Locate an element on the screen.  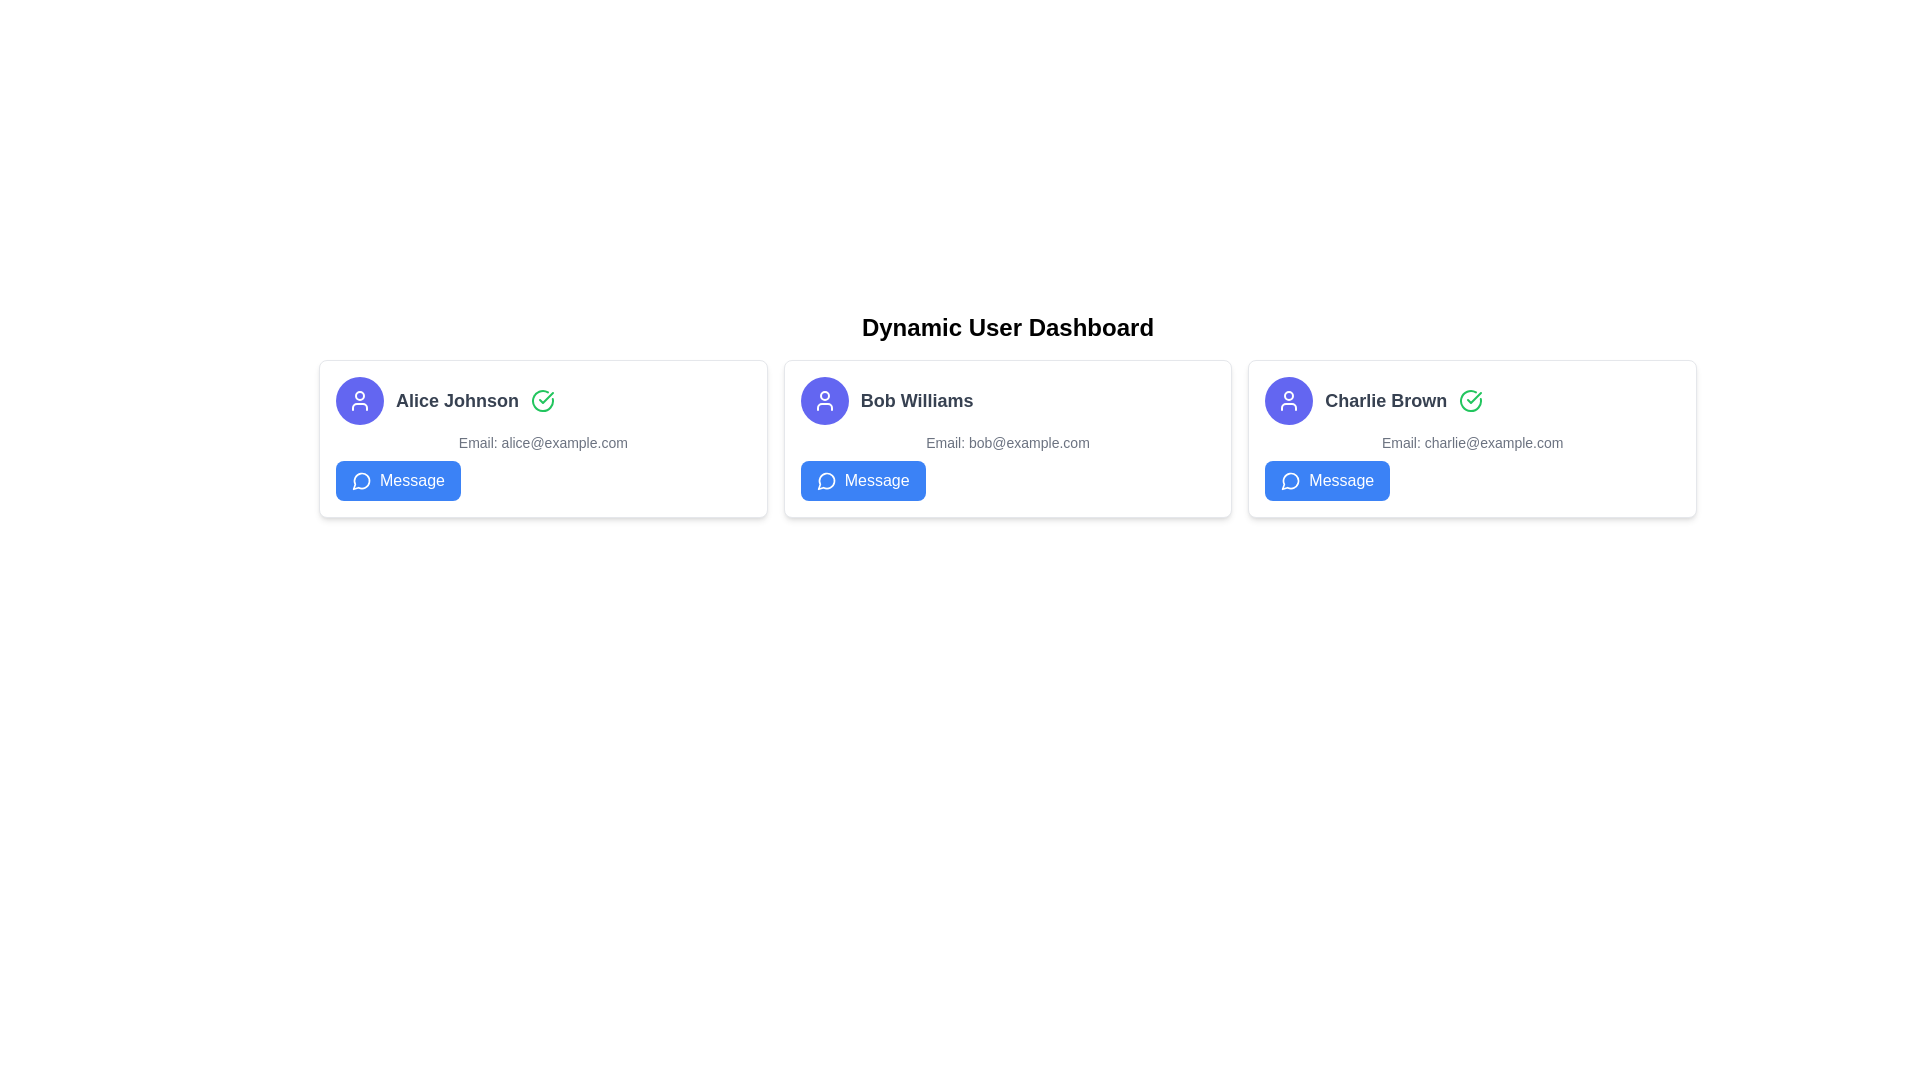
the button located at the bottom of the 'Bob Williams' card is located at coordinates (863, 481).